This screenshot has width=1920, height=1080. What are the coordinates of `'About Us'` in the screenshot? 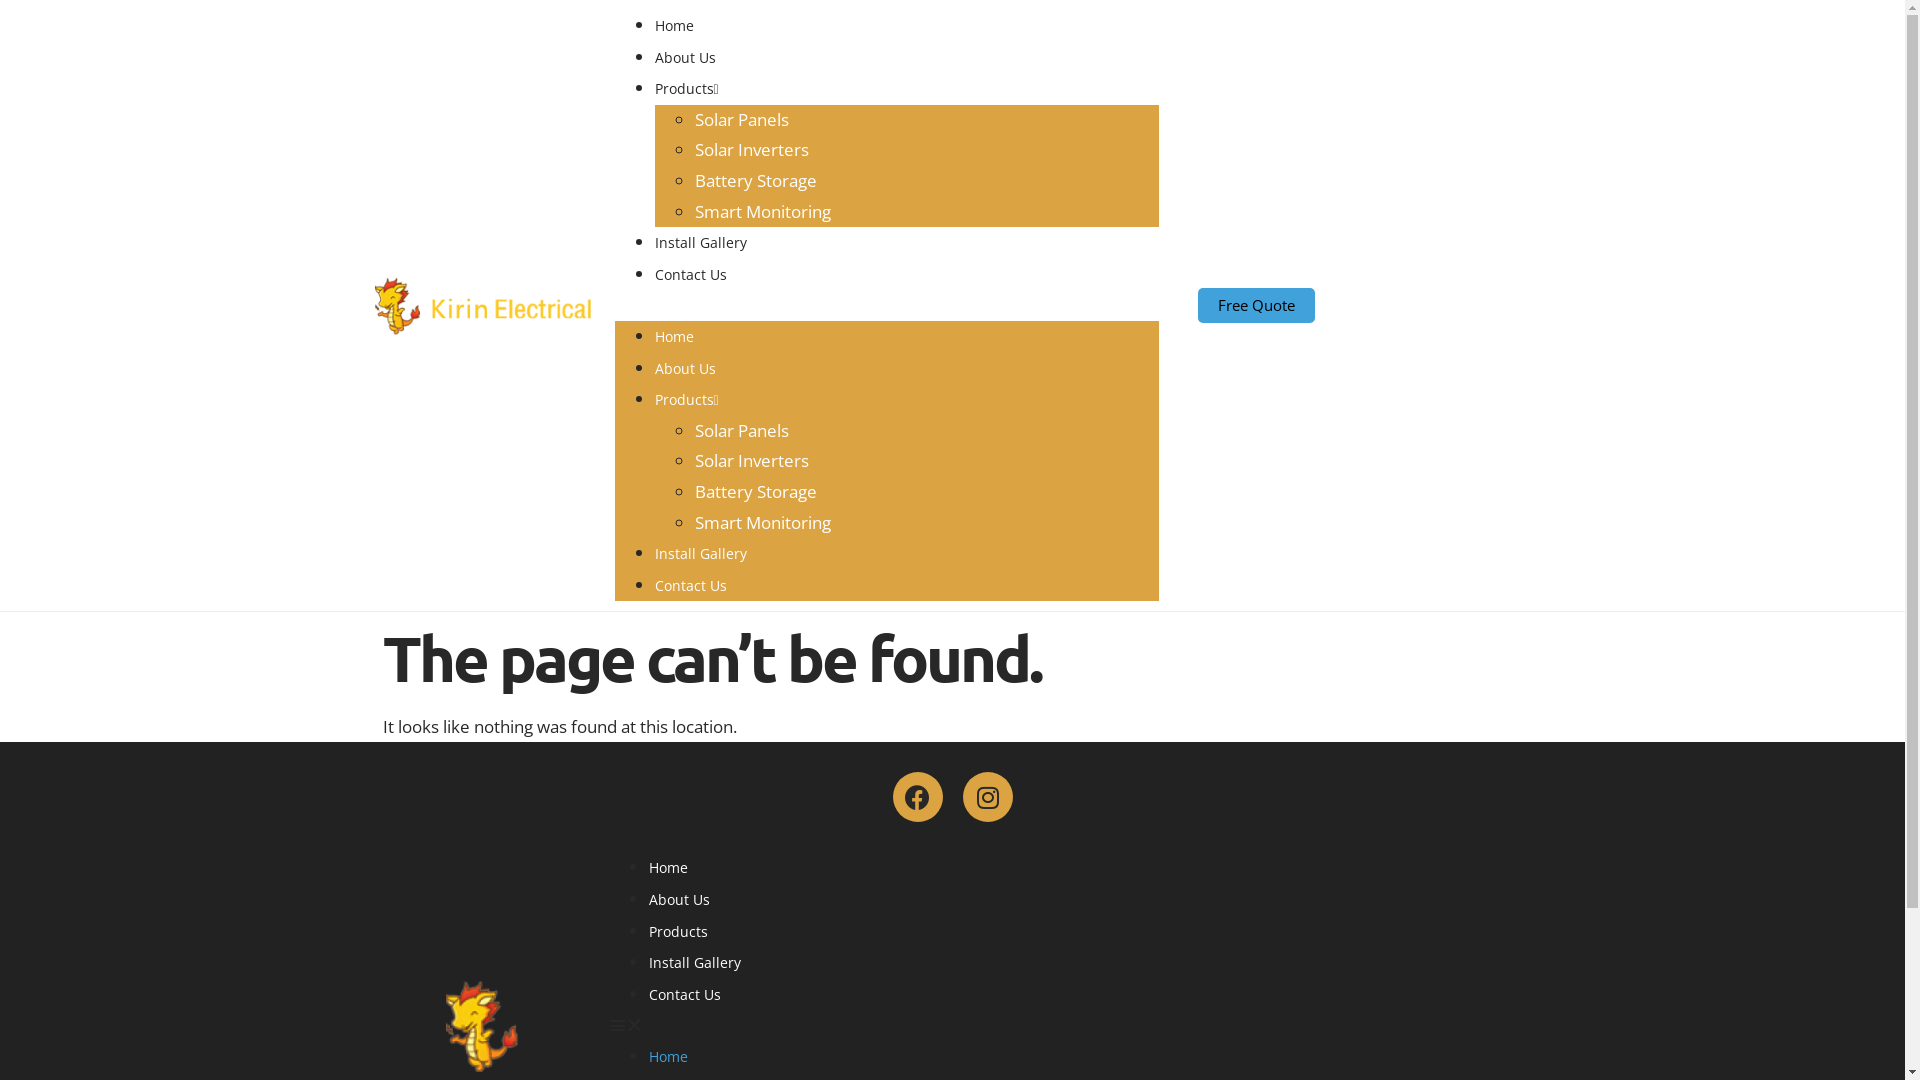 It's located at (684, 56).